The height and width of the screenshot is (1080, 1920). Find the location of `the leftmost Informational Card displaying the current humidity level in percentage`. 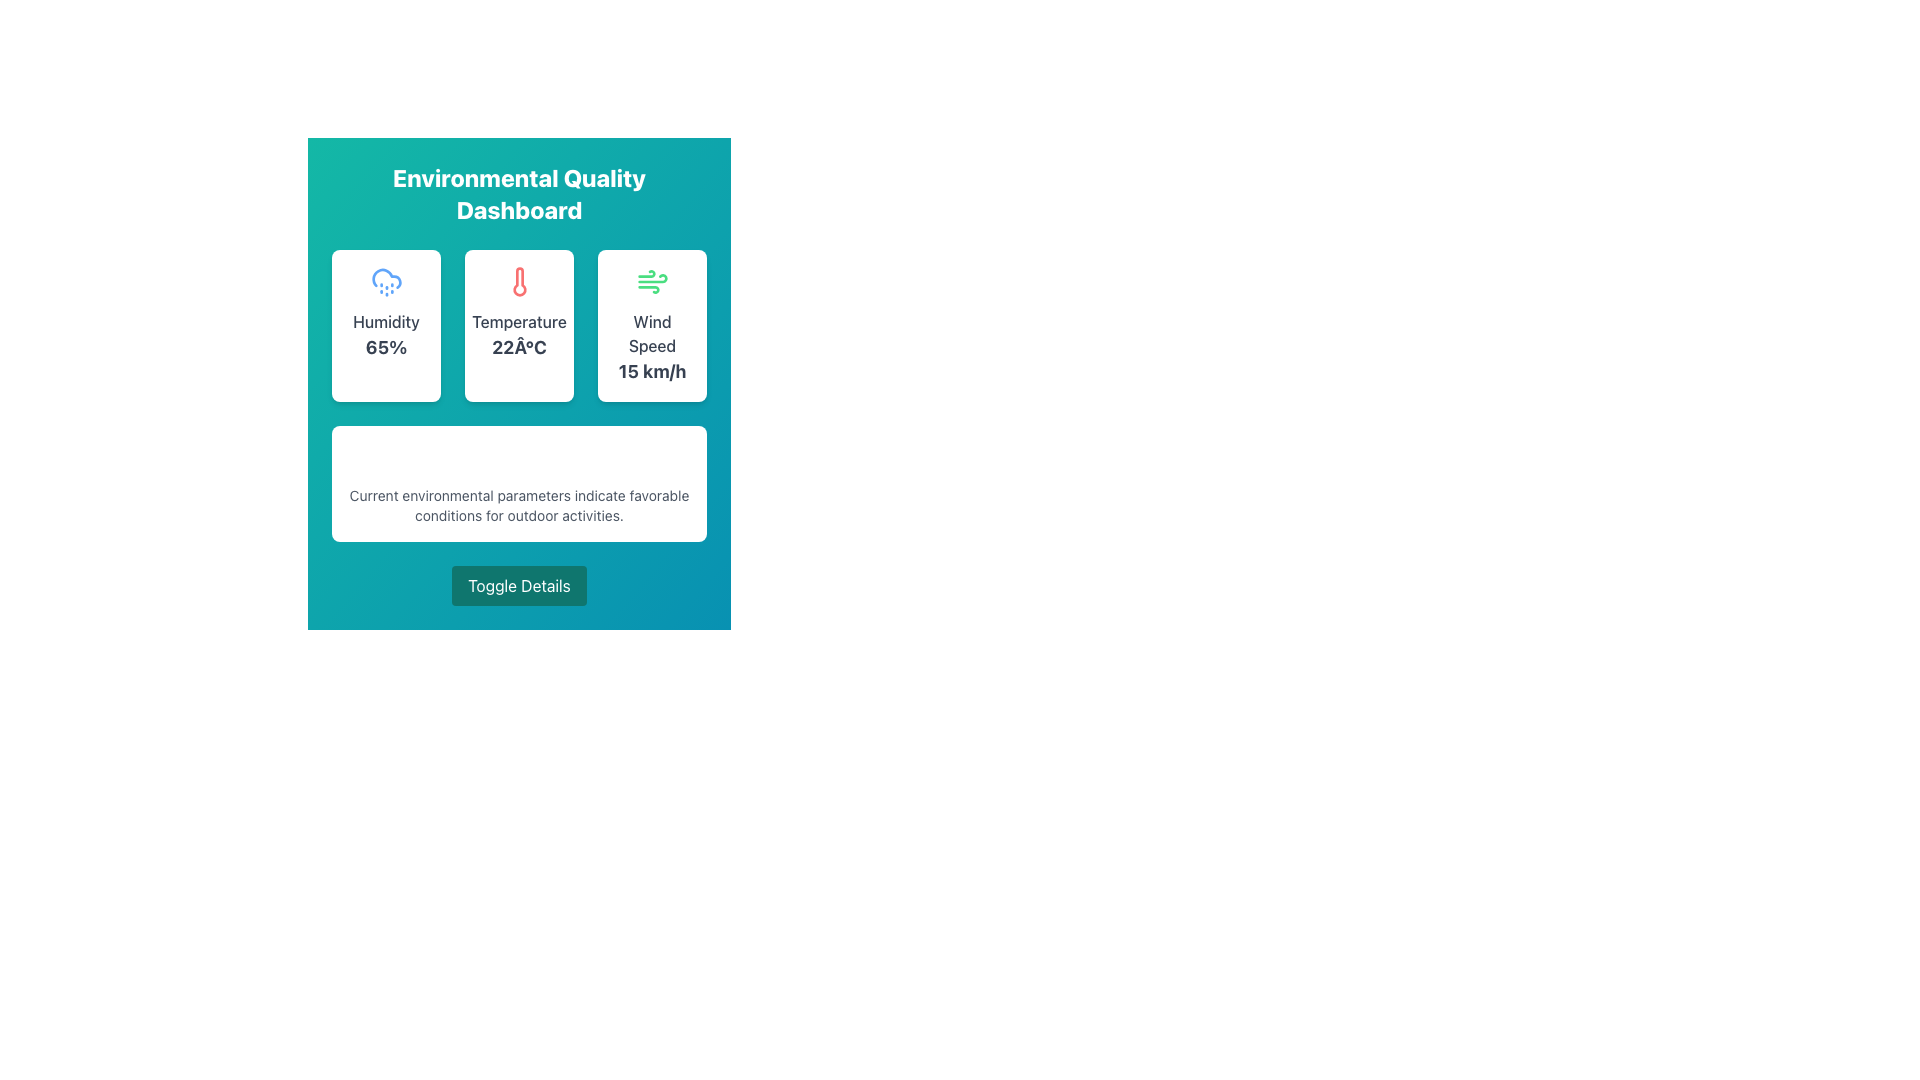

the leftmost Informational Card displaying the current humidity level in percentage is located at coordinates (386, 325).